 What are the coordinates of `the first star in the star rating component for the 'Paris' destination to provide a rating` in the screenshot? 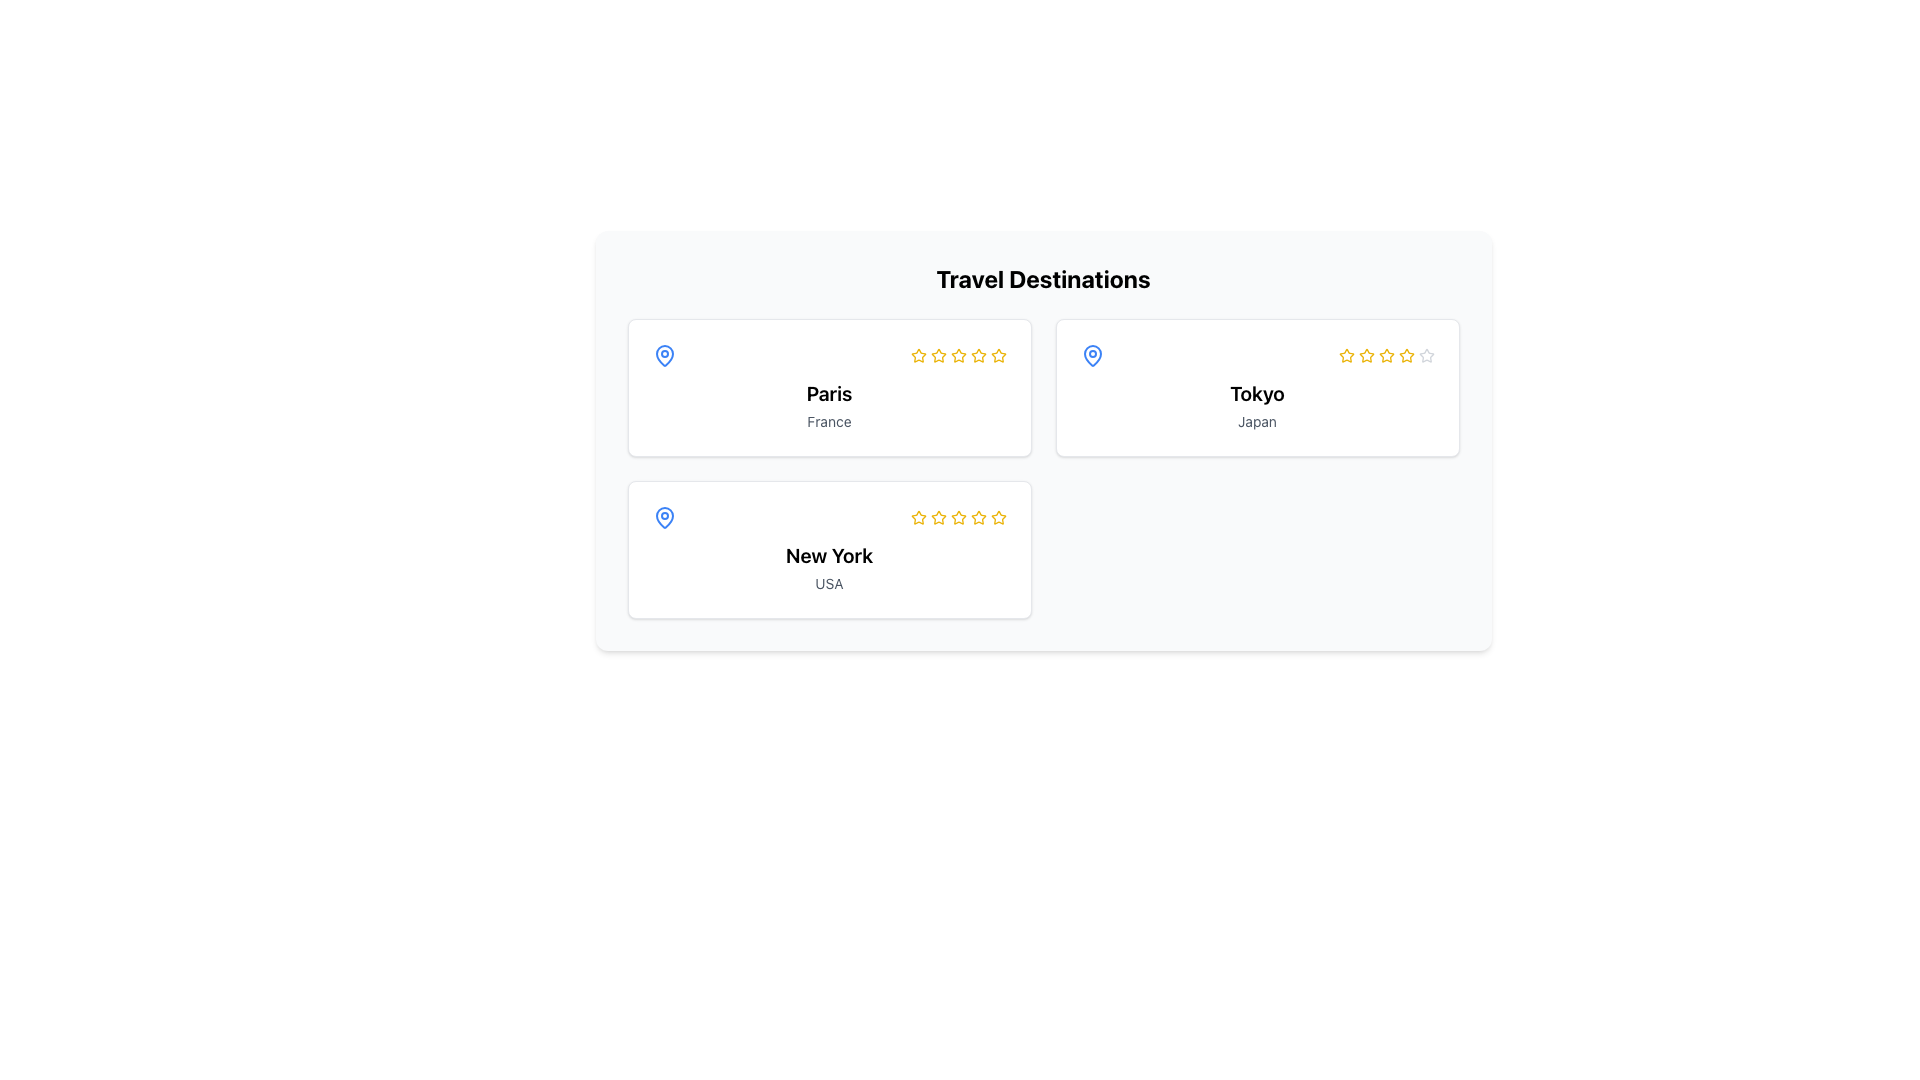 It's located at (917, 354).